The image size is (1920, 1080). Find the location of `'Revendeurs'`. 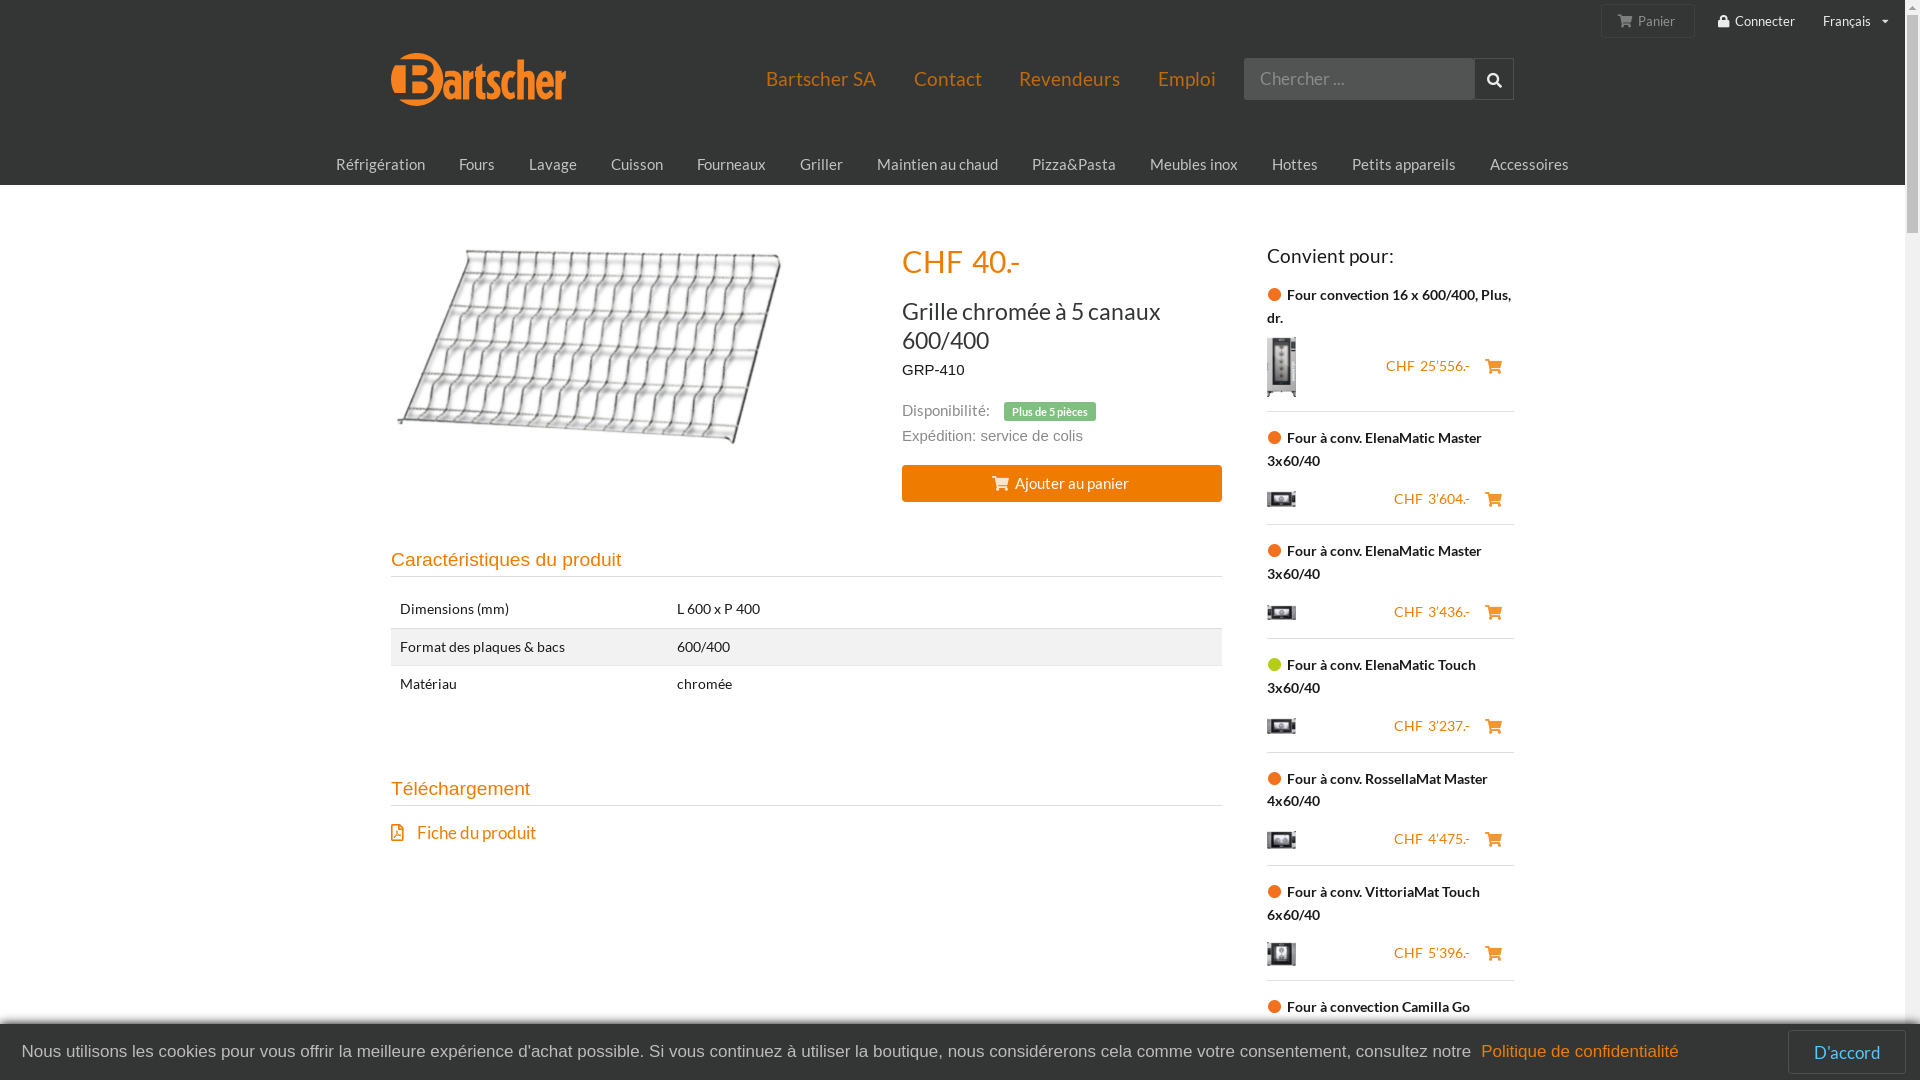

'Revendeurs' is located at coordinates (1068, 77).